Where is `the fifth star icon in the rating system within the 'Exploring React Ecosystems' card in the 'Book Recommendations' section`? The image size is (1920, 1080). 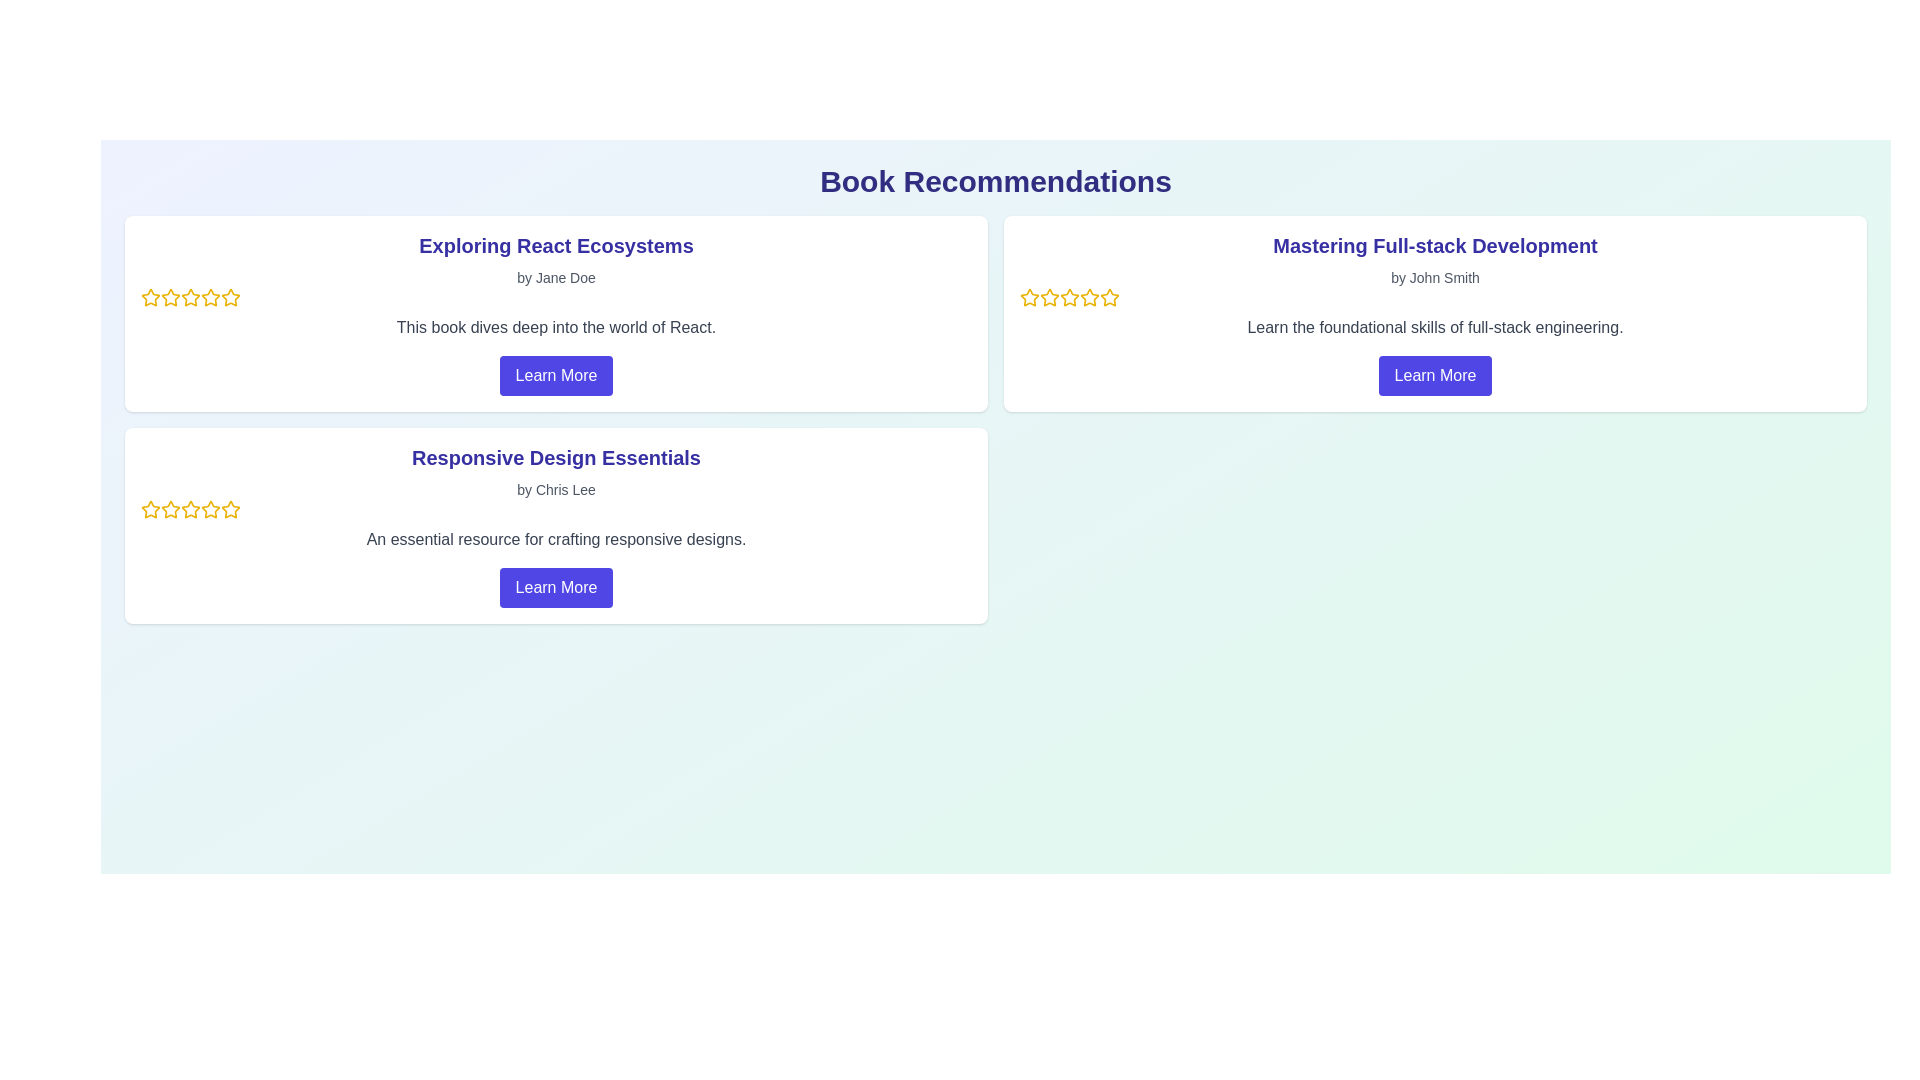 the fifth star icon in the rating system within the 'Exploring React Ecosystems' card in the 'Book Recommendations' section is located at coordinates (230, 297).